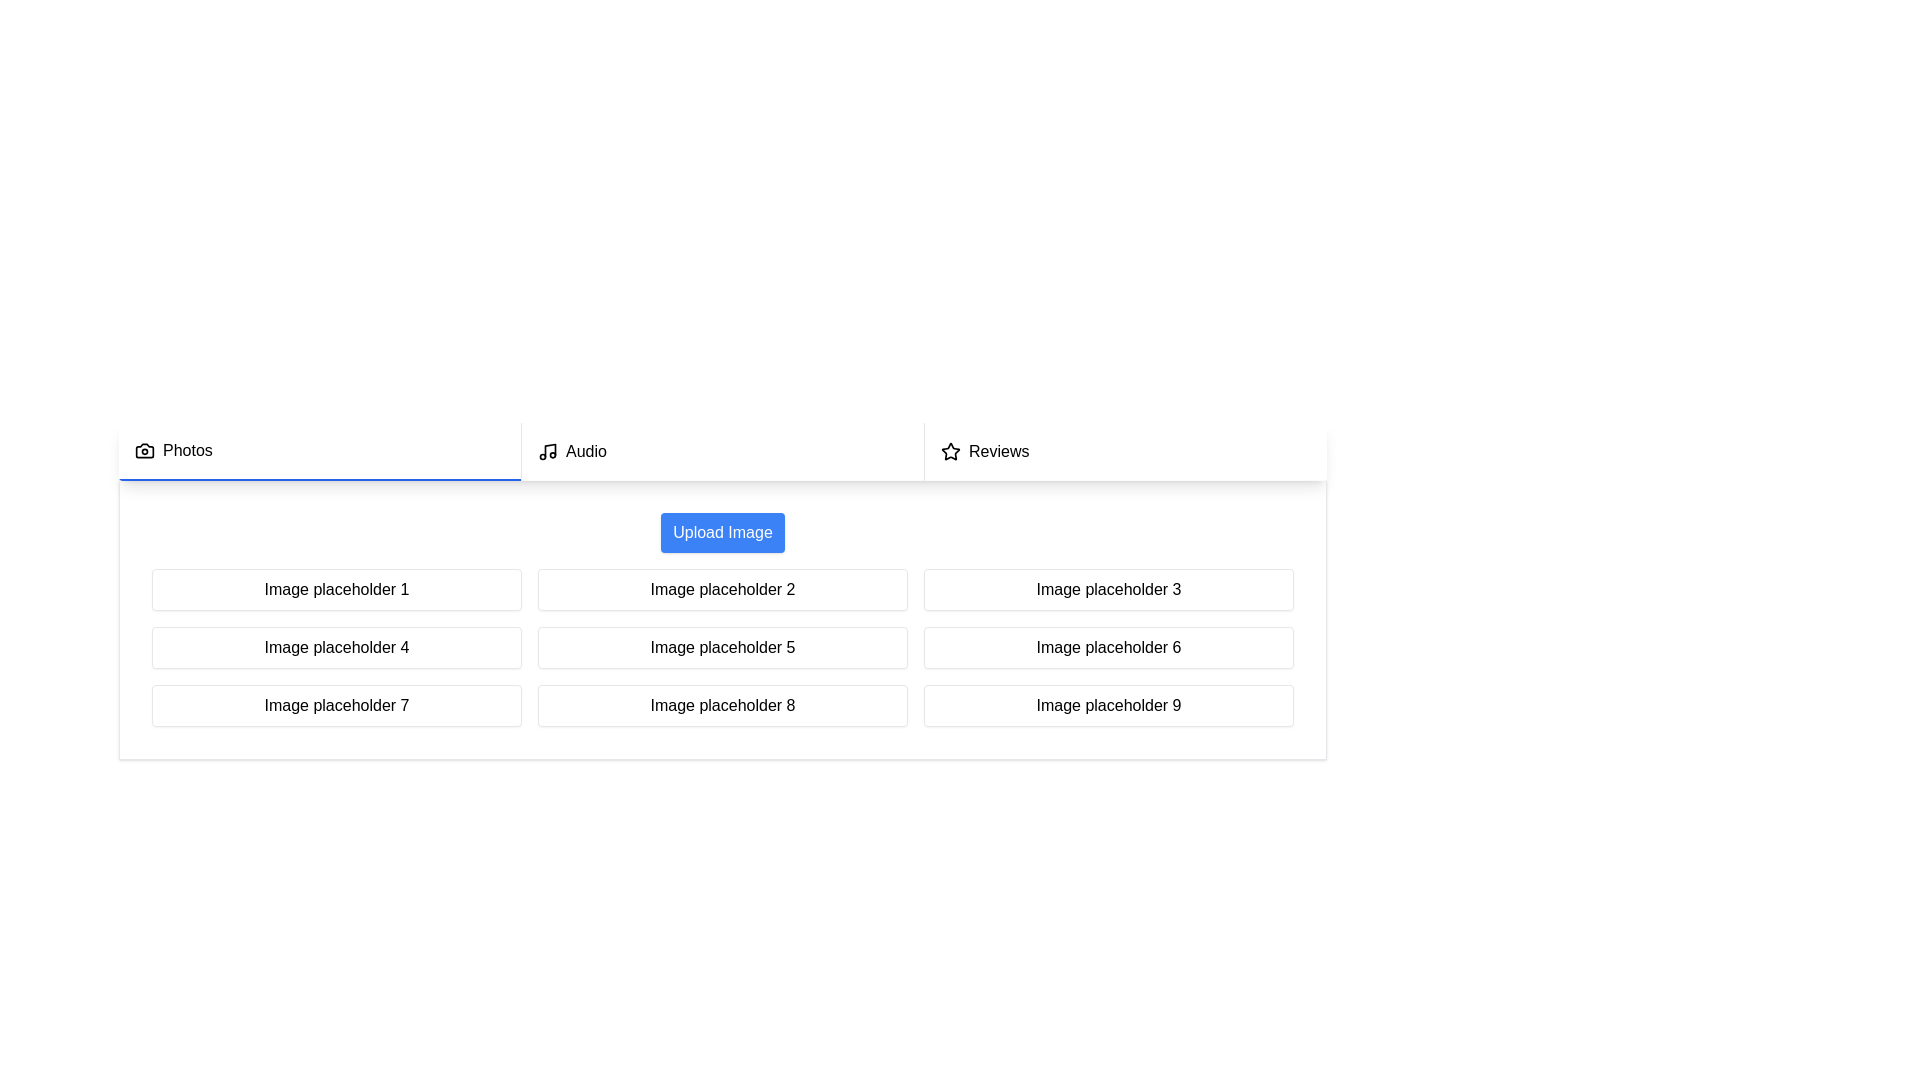  I want to click on the Photos tab in the navigation bar, so click(320, 451).